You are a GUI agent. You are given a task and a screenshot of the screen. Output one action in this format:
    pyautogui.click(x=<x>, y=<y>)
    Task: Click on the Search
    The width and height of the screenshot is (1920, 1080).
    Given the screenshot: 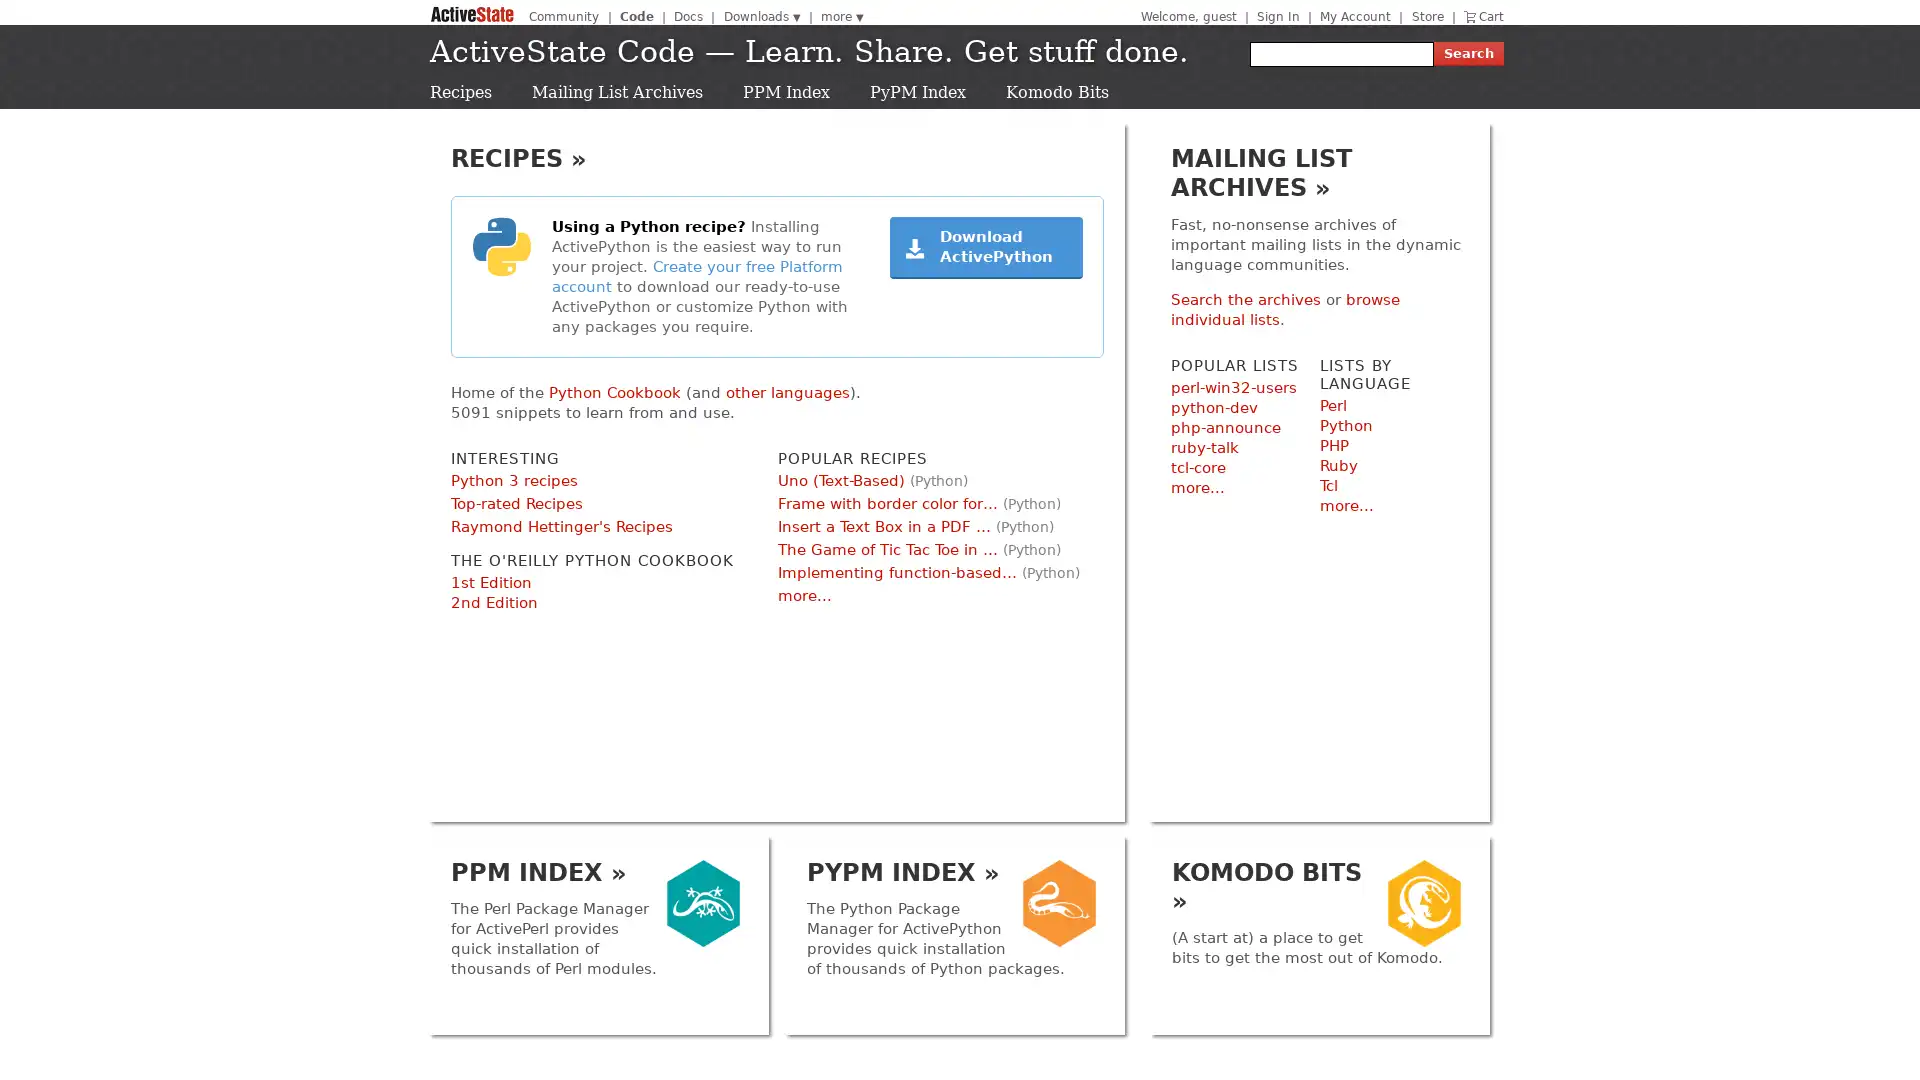 What is the action you would take?
    pyautogui.click(x=1468, y=53)
    